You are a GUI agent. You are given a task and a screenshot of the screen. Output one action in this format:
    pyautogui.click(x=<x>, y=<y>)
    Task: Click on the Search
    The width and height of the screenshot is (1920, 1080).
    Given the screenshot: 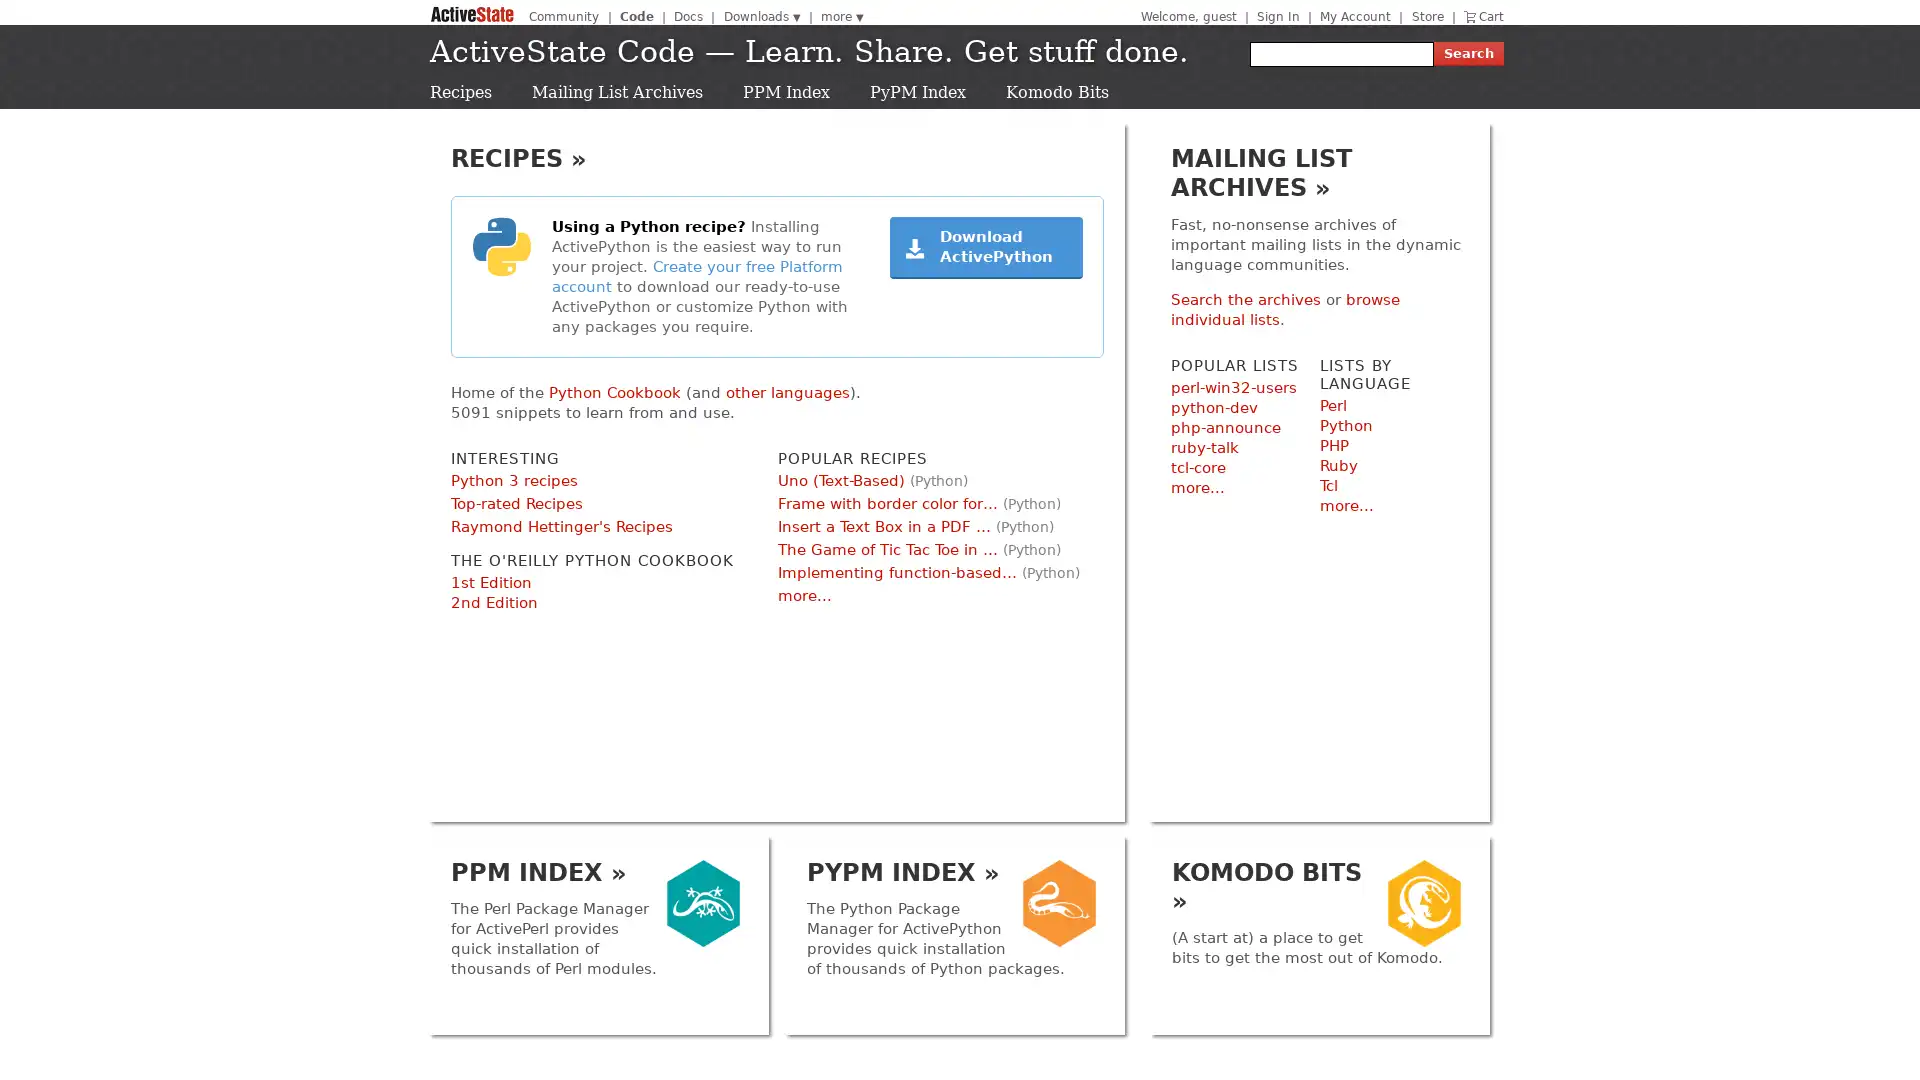 What is the action you would take?
    pyautogui.click(x=1468, y=53)
    